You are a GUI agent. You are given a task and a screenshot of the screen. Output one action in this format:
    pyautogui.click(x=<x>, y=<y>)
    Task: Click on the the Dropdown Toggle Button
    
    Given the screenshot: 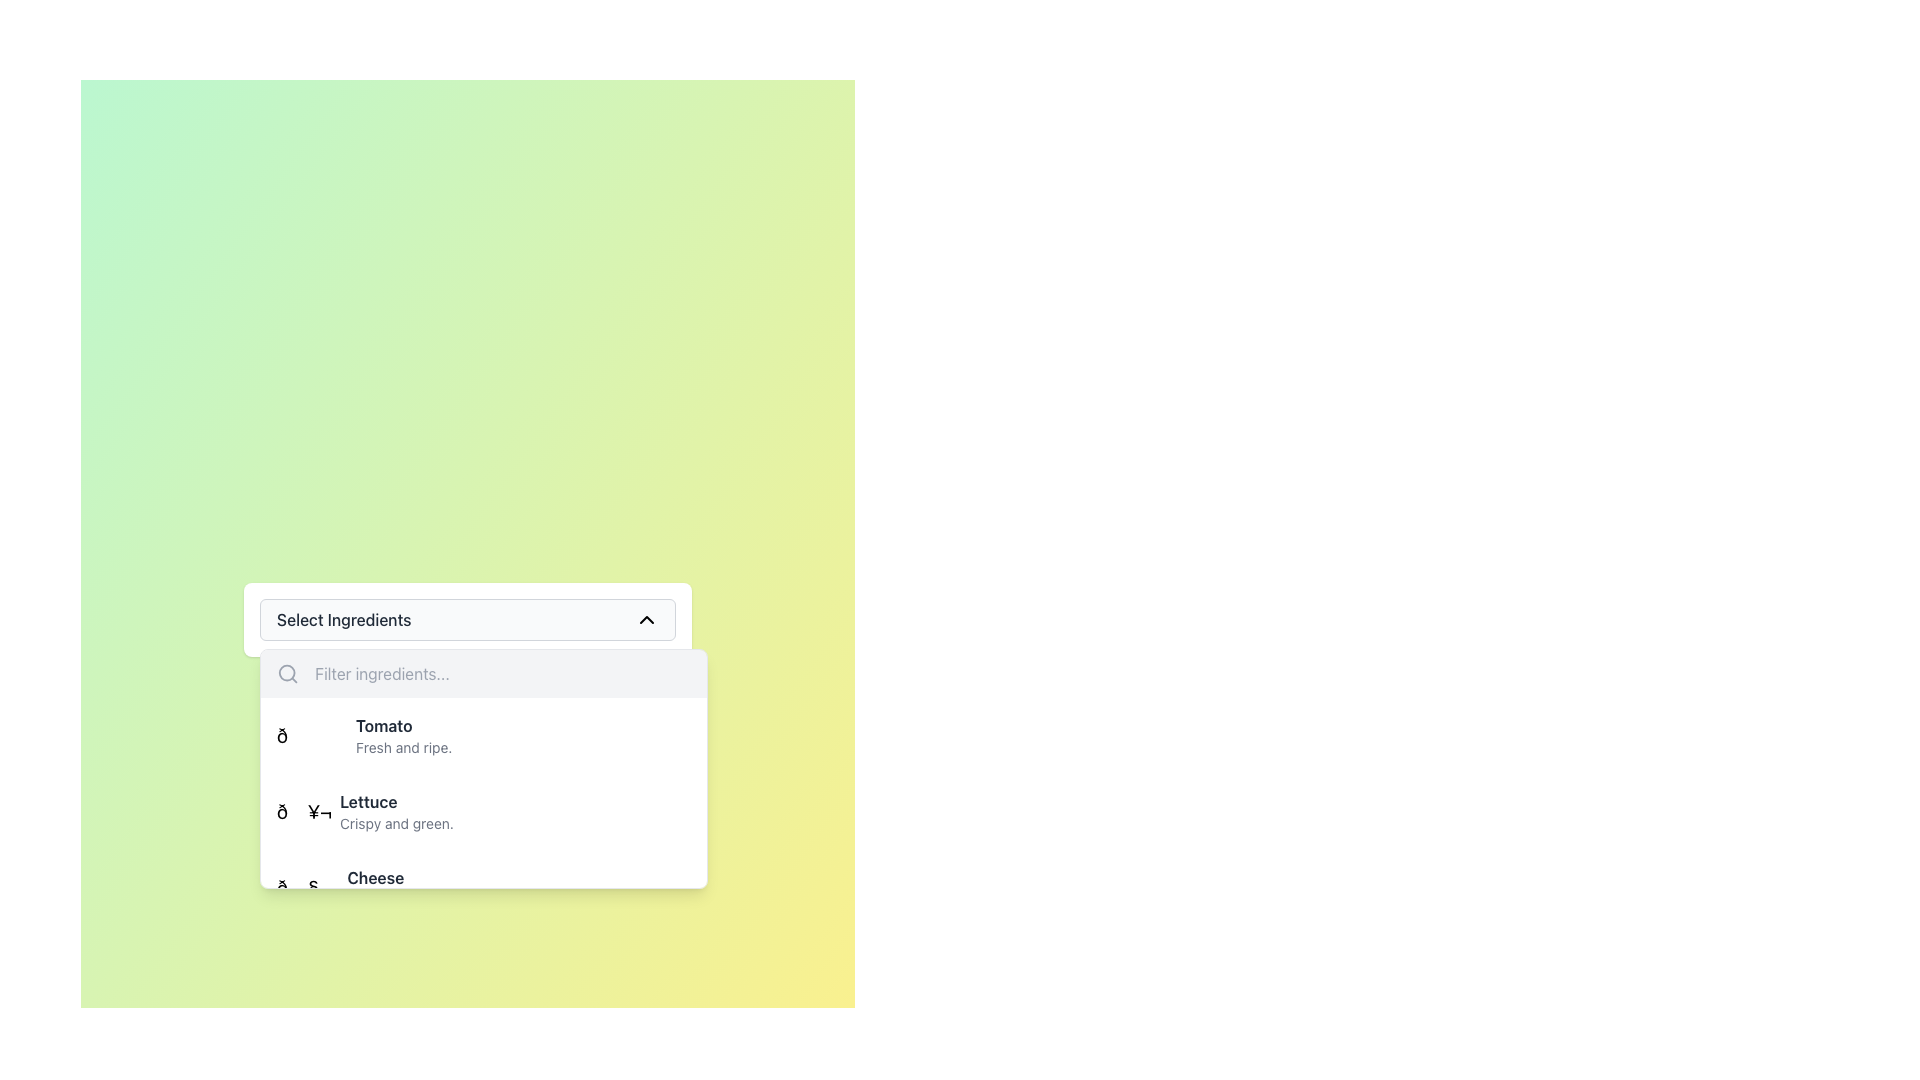 What is the action you would take?
    pyautogui.click(x=466, y=619)
    